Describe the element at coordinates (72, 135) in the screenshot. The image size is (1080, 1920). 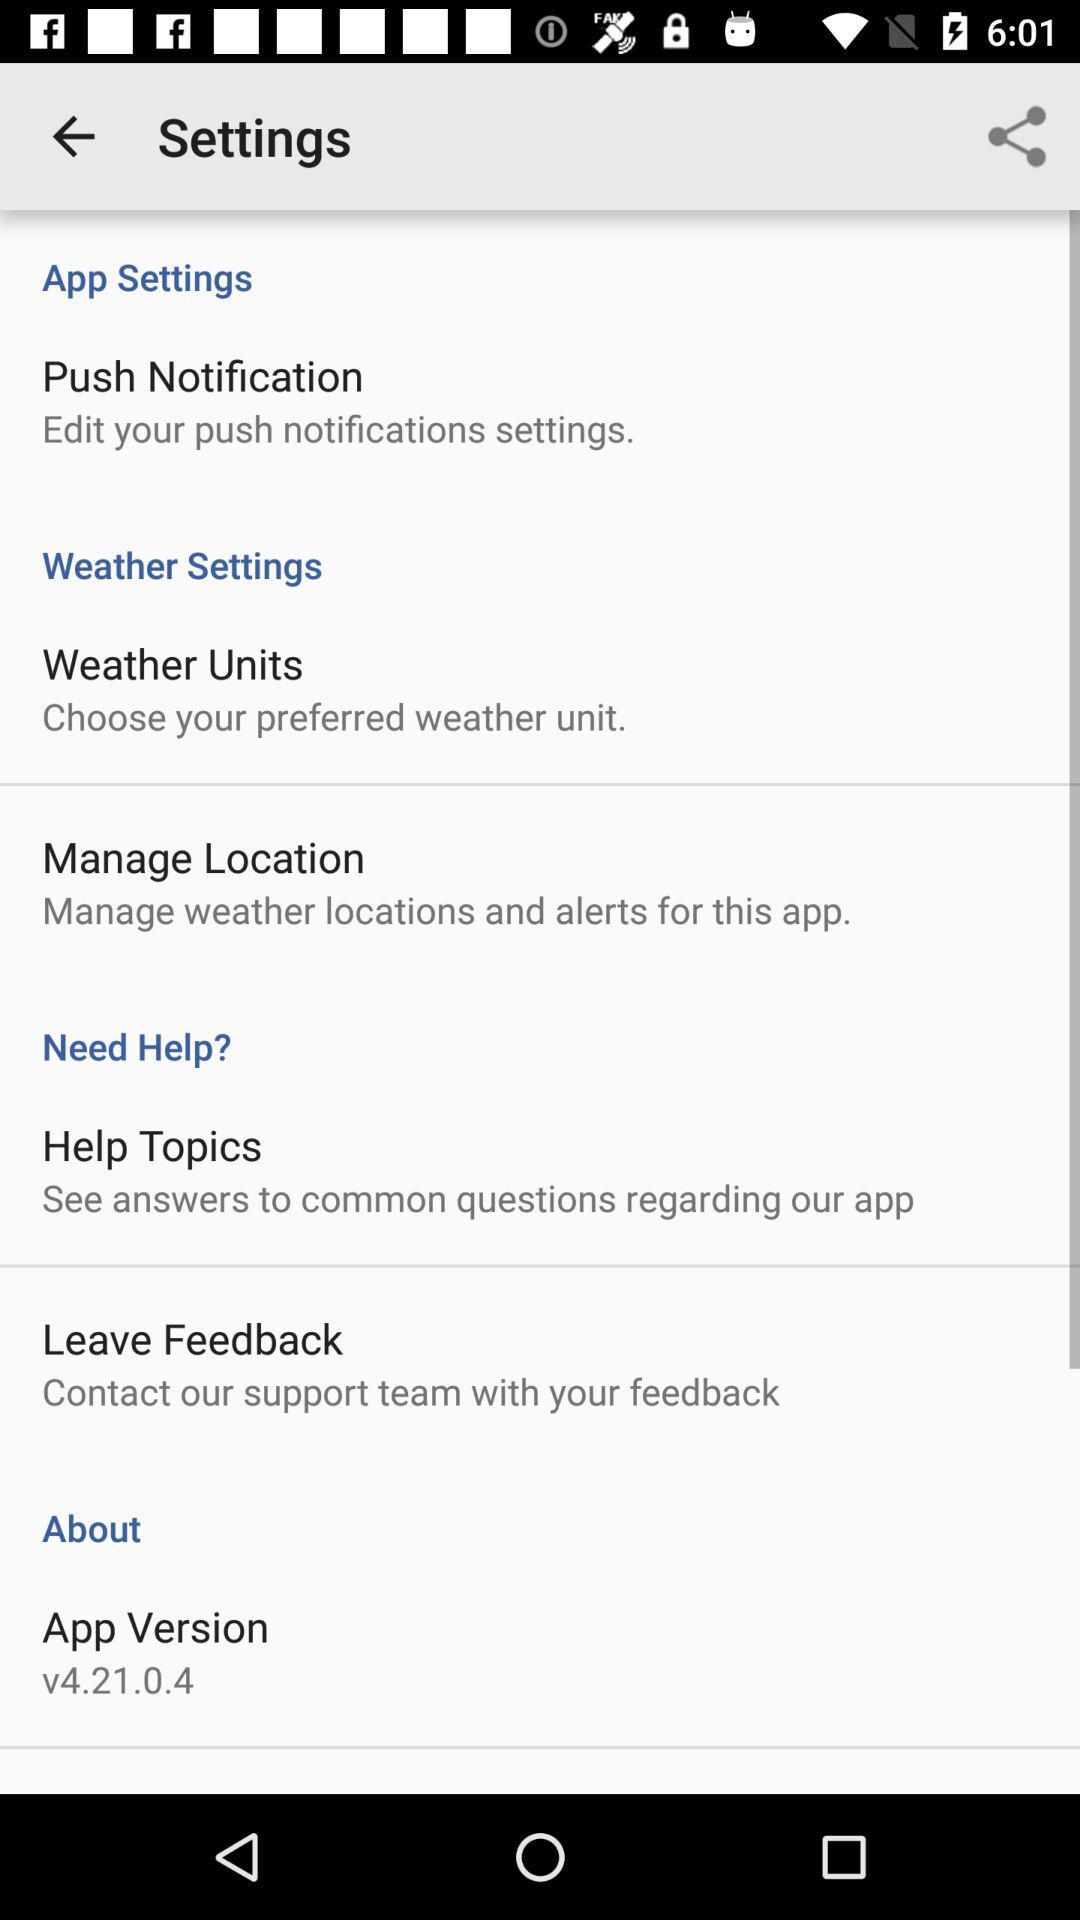
I see `the app to the left of settings  app` at that location.